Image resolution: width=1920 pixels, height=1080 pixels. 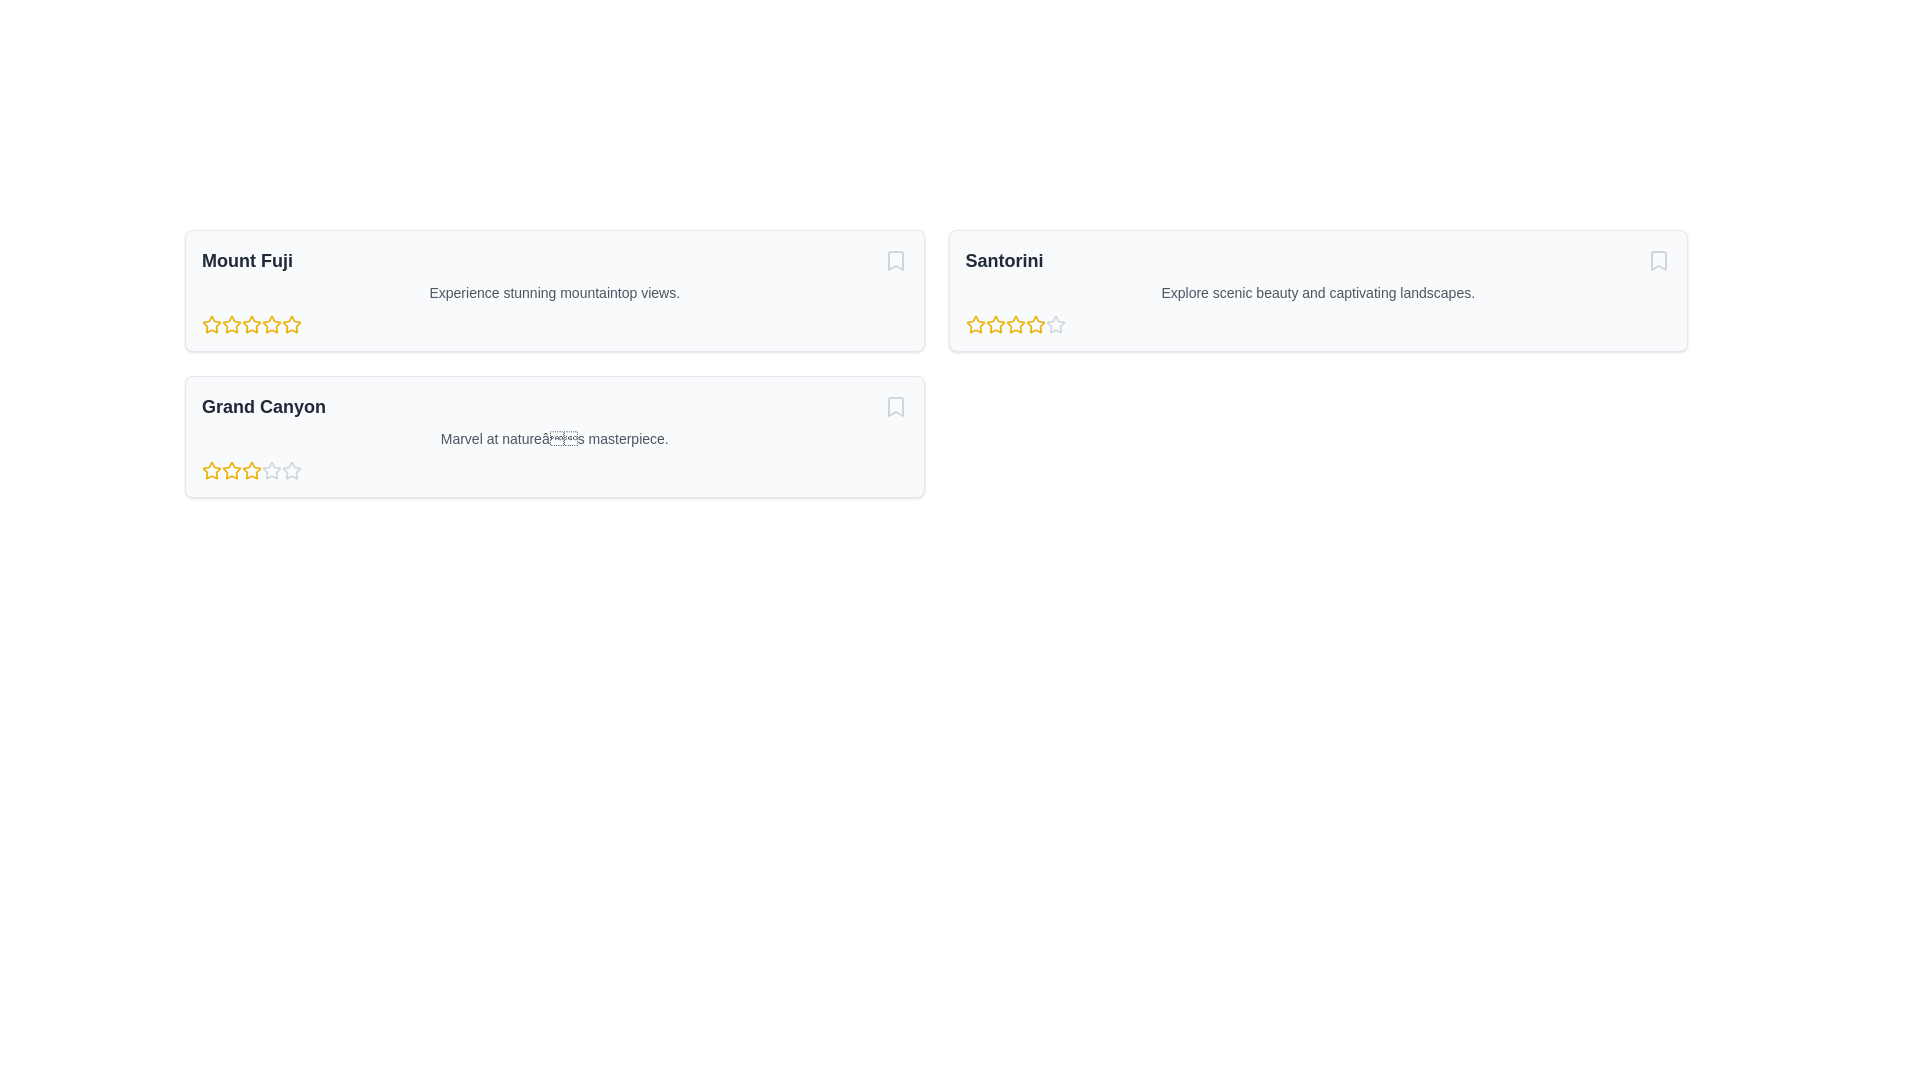 I want to click on the Bookmark icon for the destination Grand Canyon to toggle its favorite status, so click(x=894, y=406).